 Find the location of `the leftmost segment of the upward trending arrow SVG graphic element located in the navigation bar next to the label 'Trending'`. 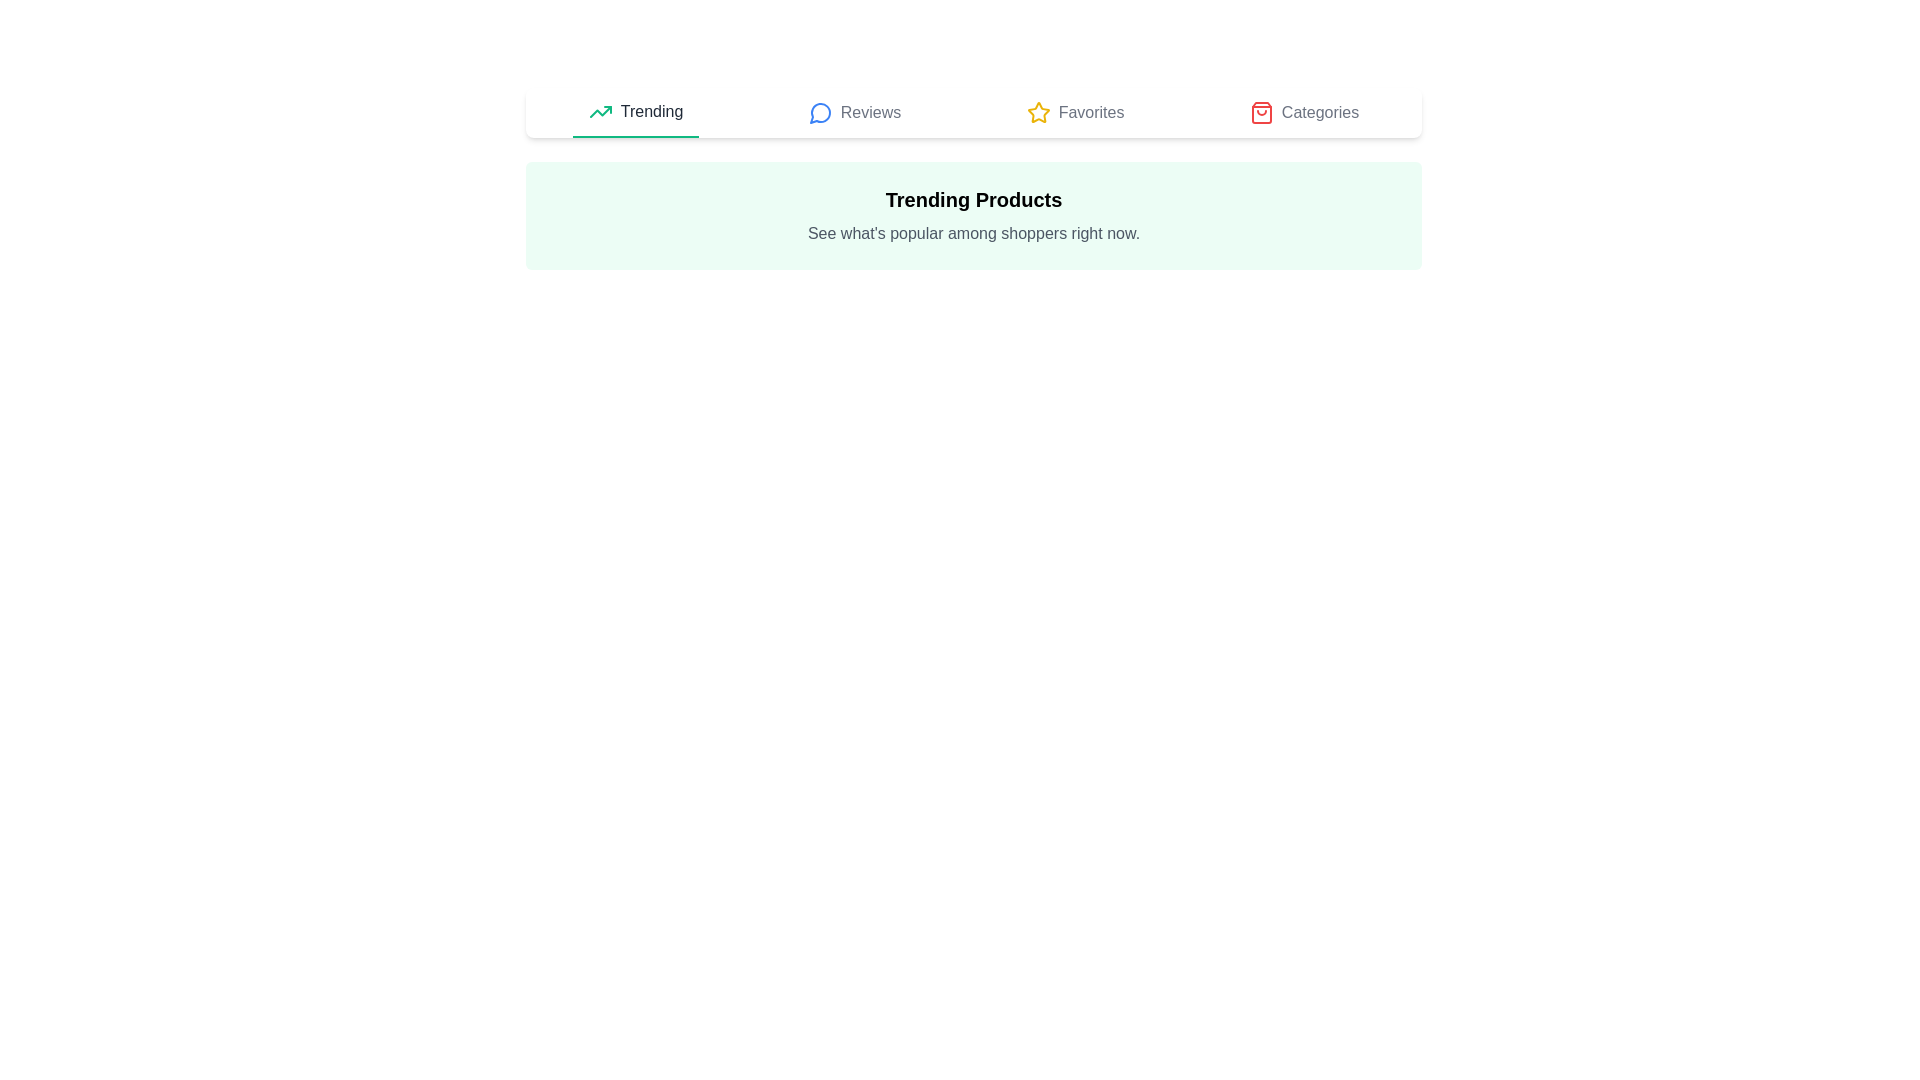

the leftmost segment of the upward trending arrow SVG graphic element located in the navigation bar next to the label 'Trending' is located at coordinates (599, 111).